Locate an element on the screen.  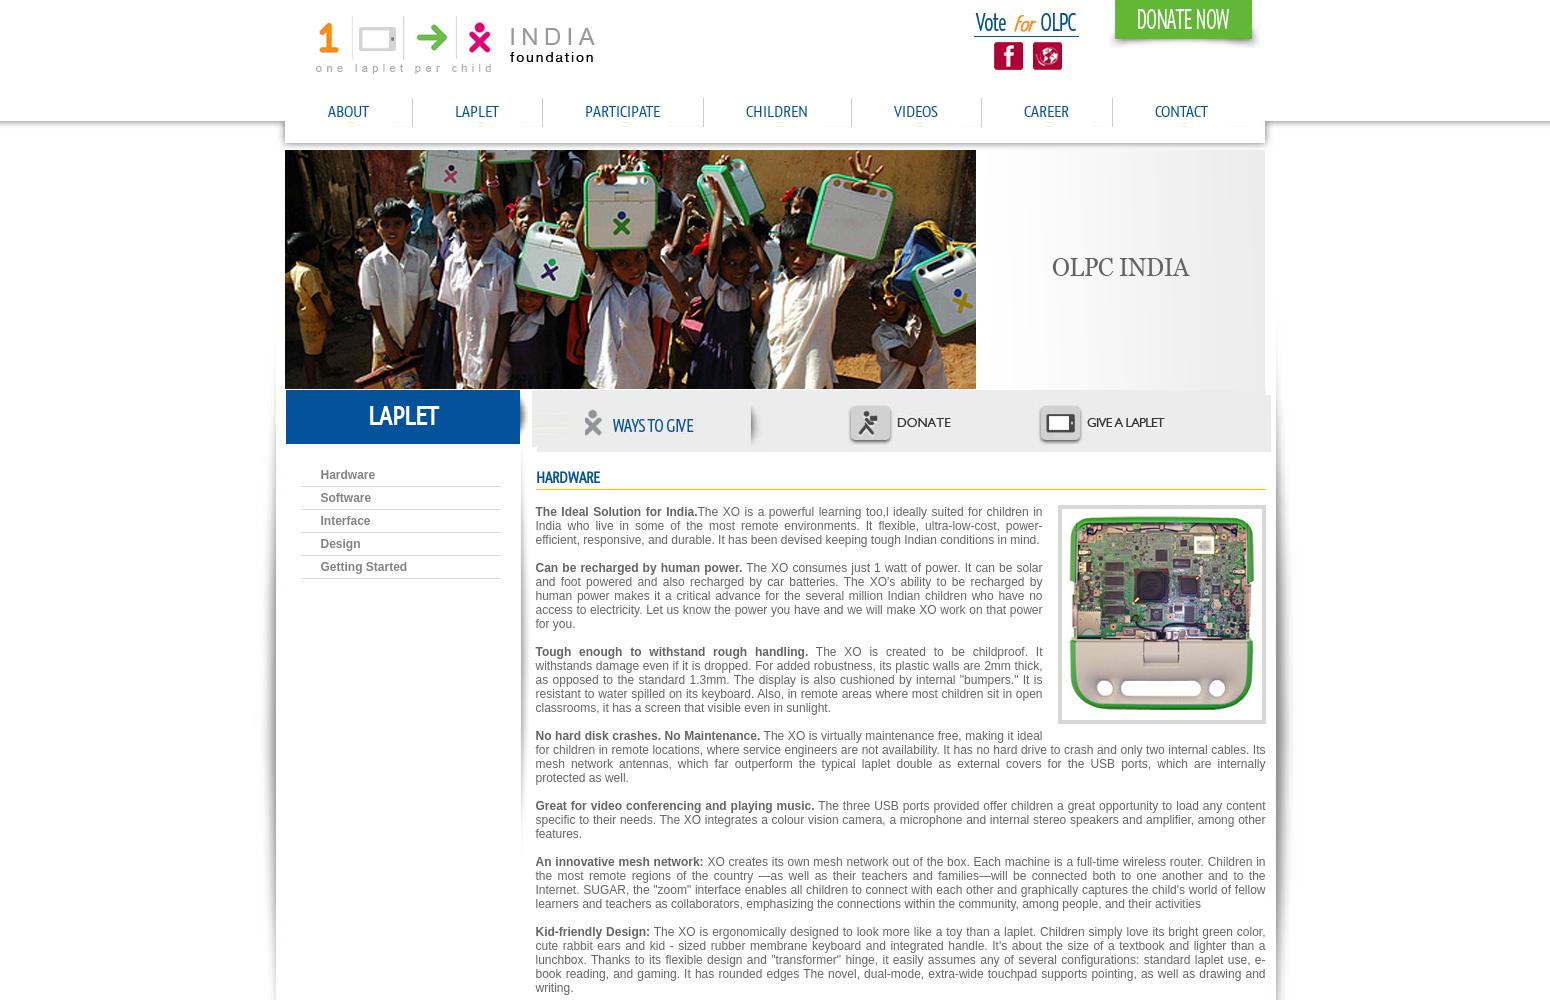
'The XO is ergonomically designed to look more like a toy than a laplet. Children simply love its bright green color, cute rabbit ears and kid - sized rubber membrane keyboard and integrated handle. It's about the size of a textbook and lighter than a lunchbox. Thanks to its flexible design and "transformer" hinge, it easily assumes any of several configurations: standard laplet use, e-book reading, and gaming. It has rounded edges The novel, dual-mode, extra-wide touchpad supports pointing, as well as drawing and writing.' is located at coordinates (899, 959).